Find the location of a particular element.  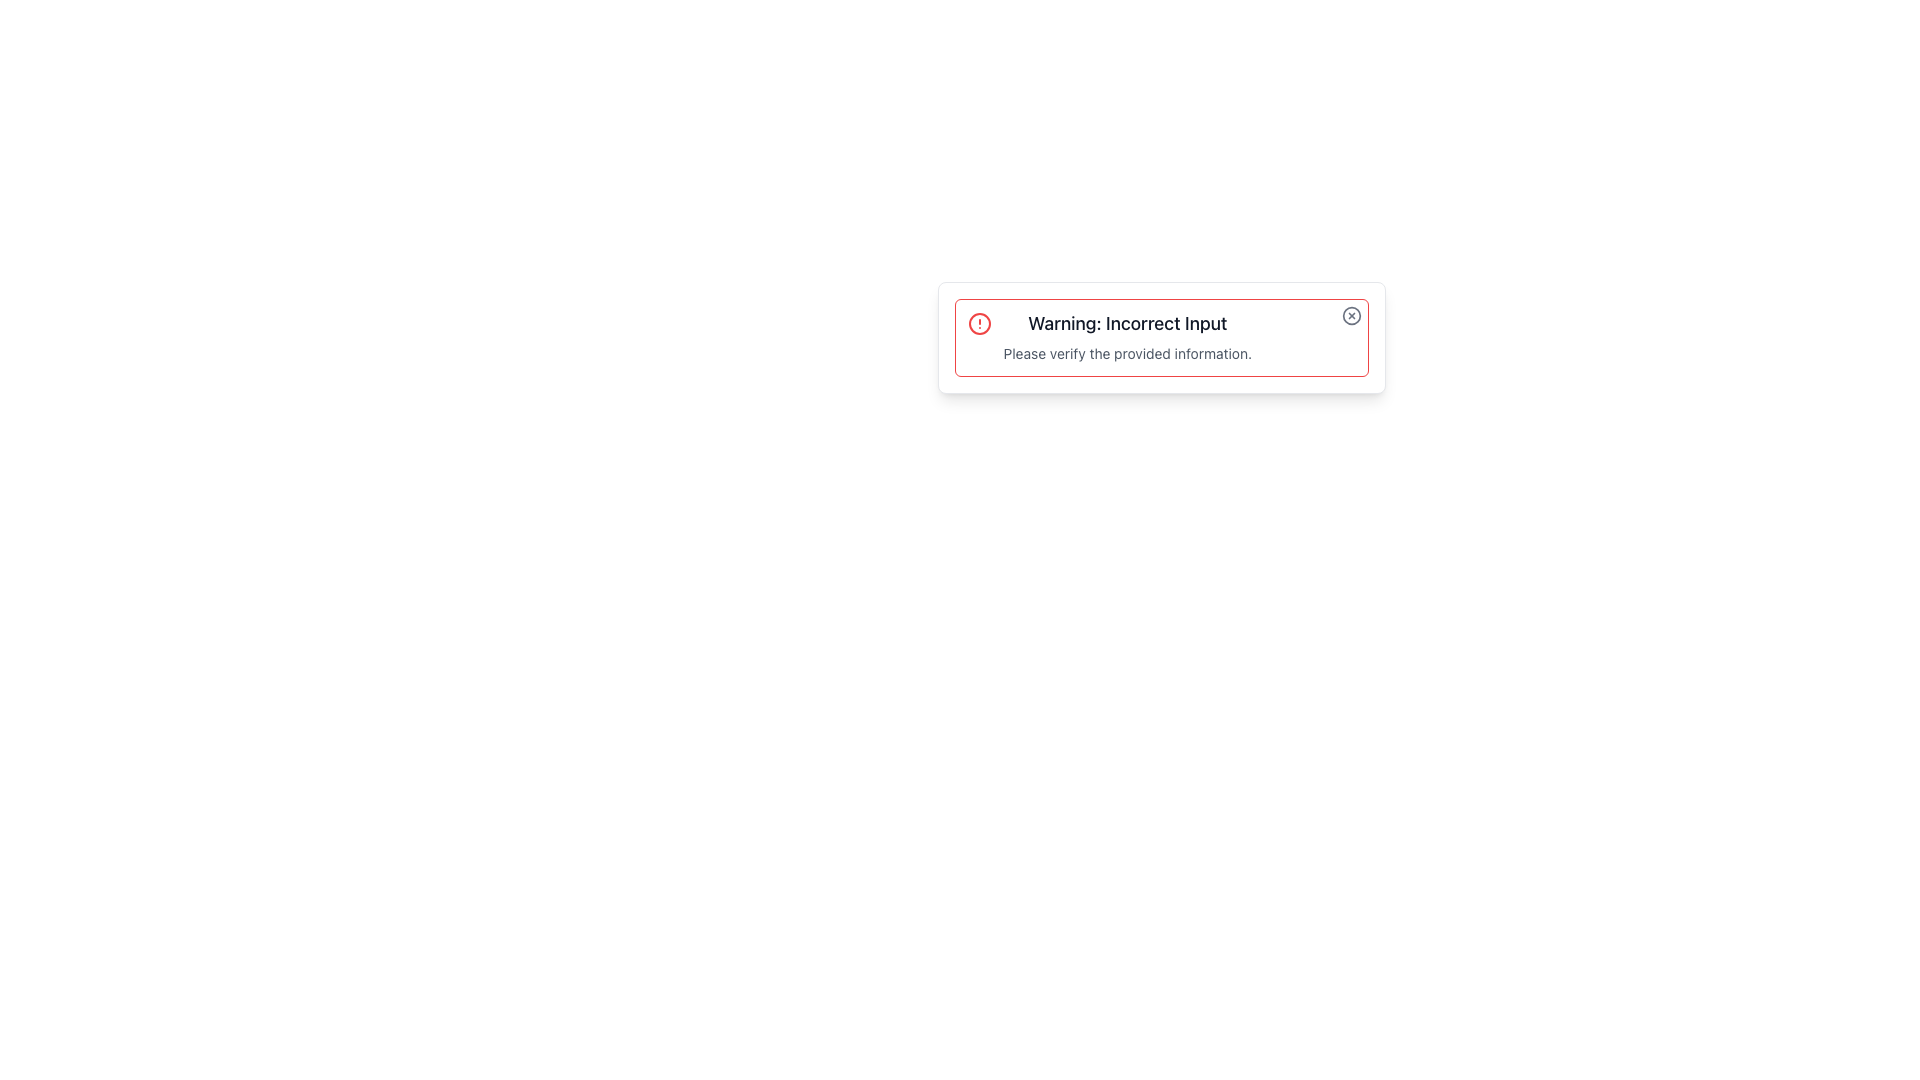

warning message displayed in the warning box, located to the right of the warning icon and above the dismiss button icon is located at coordinates (1127, 337).